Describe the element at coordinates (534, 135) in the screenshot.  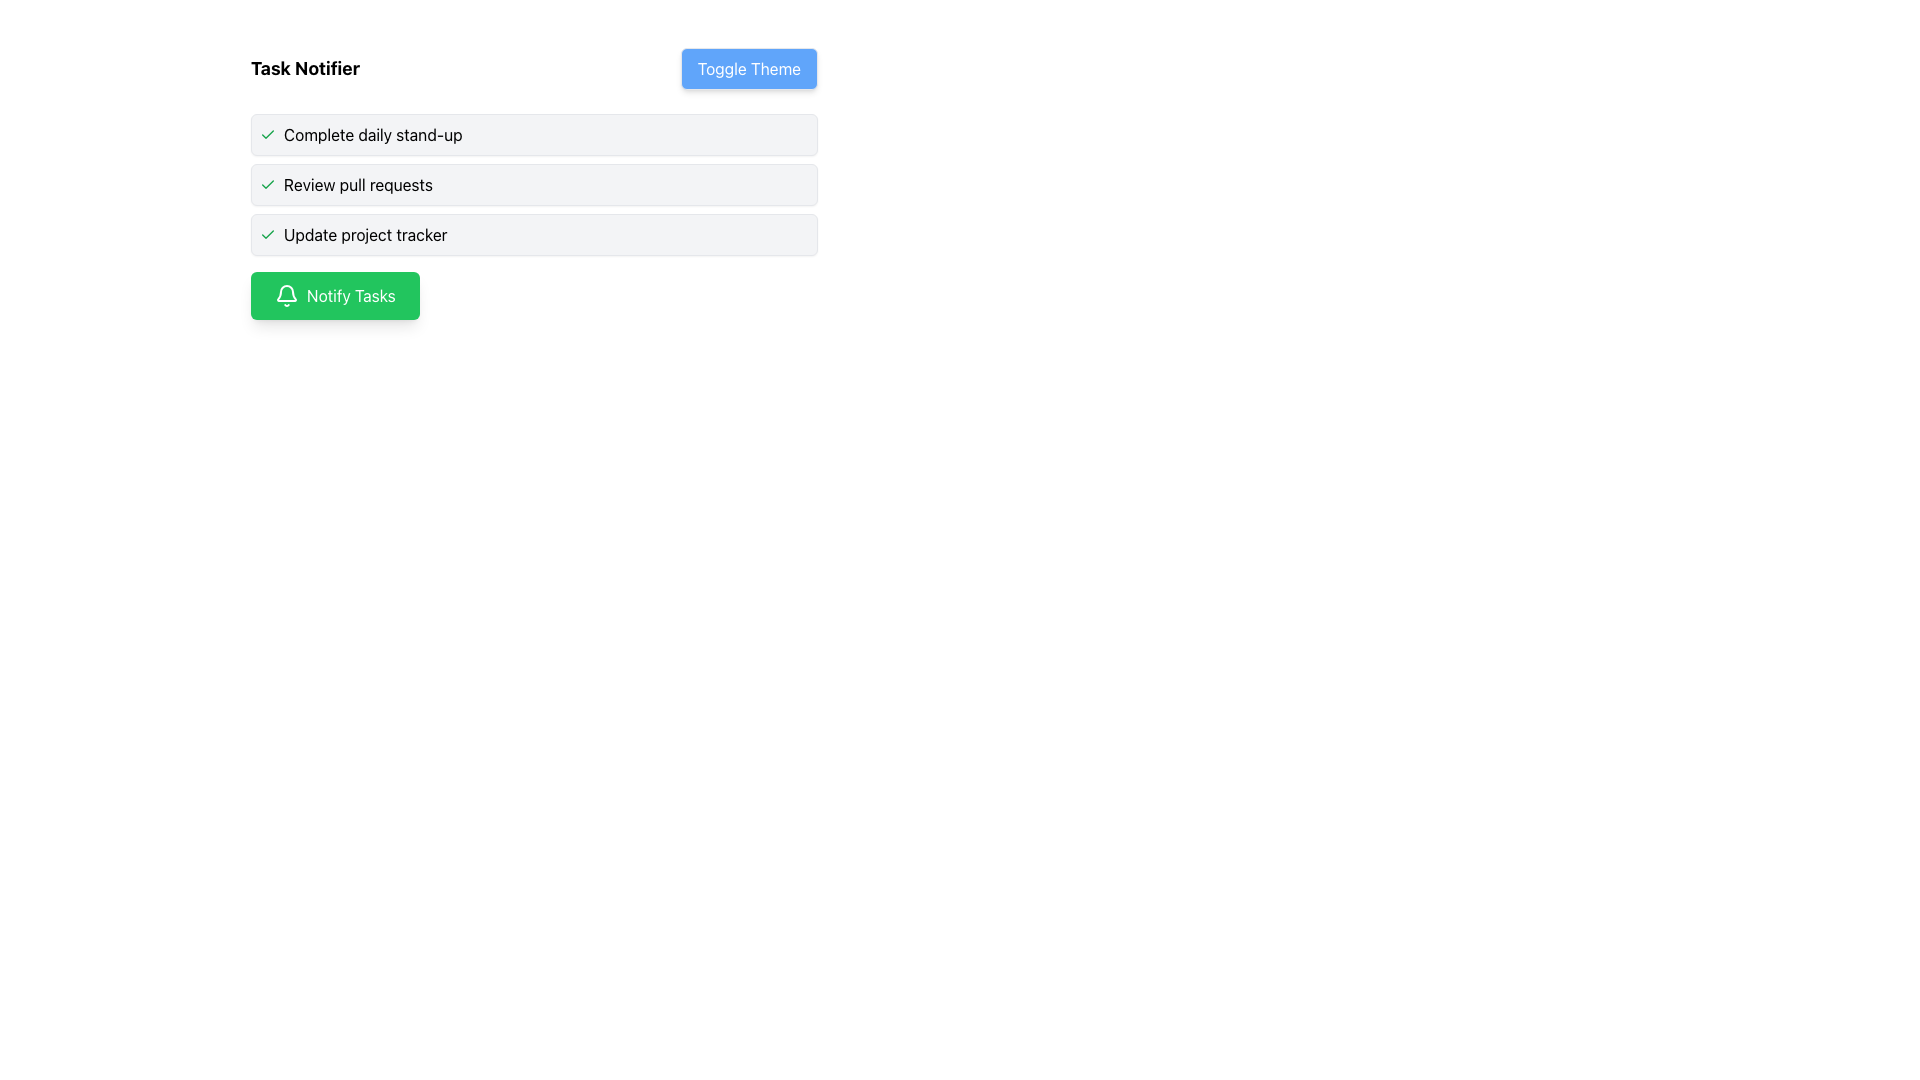
I see `the 'Complete daily stand-up' task display item in the Task Notifier section` at that location.